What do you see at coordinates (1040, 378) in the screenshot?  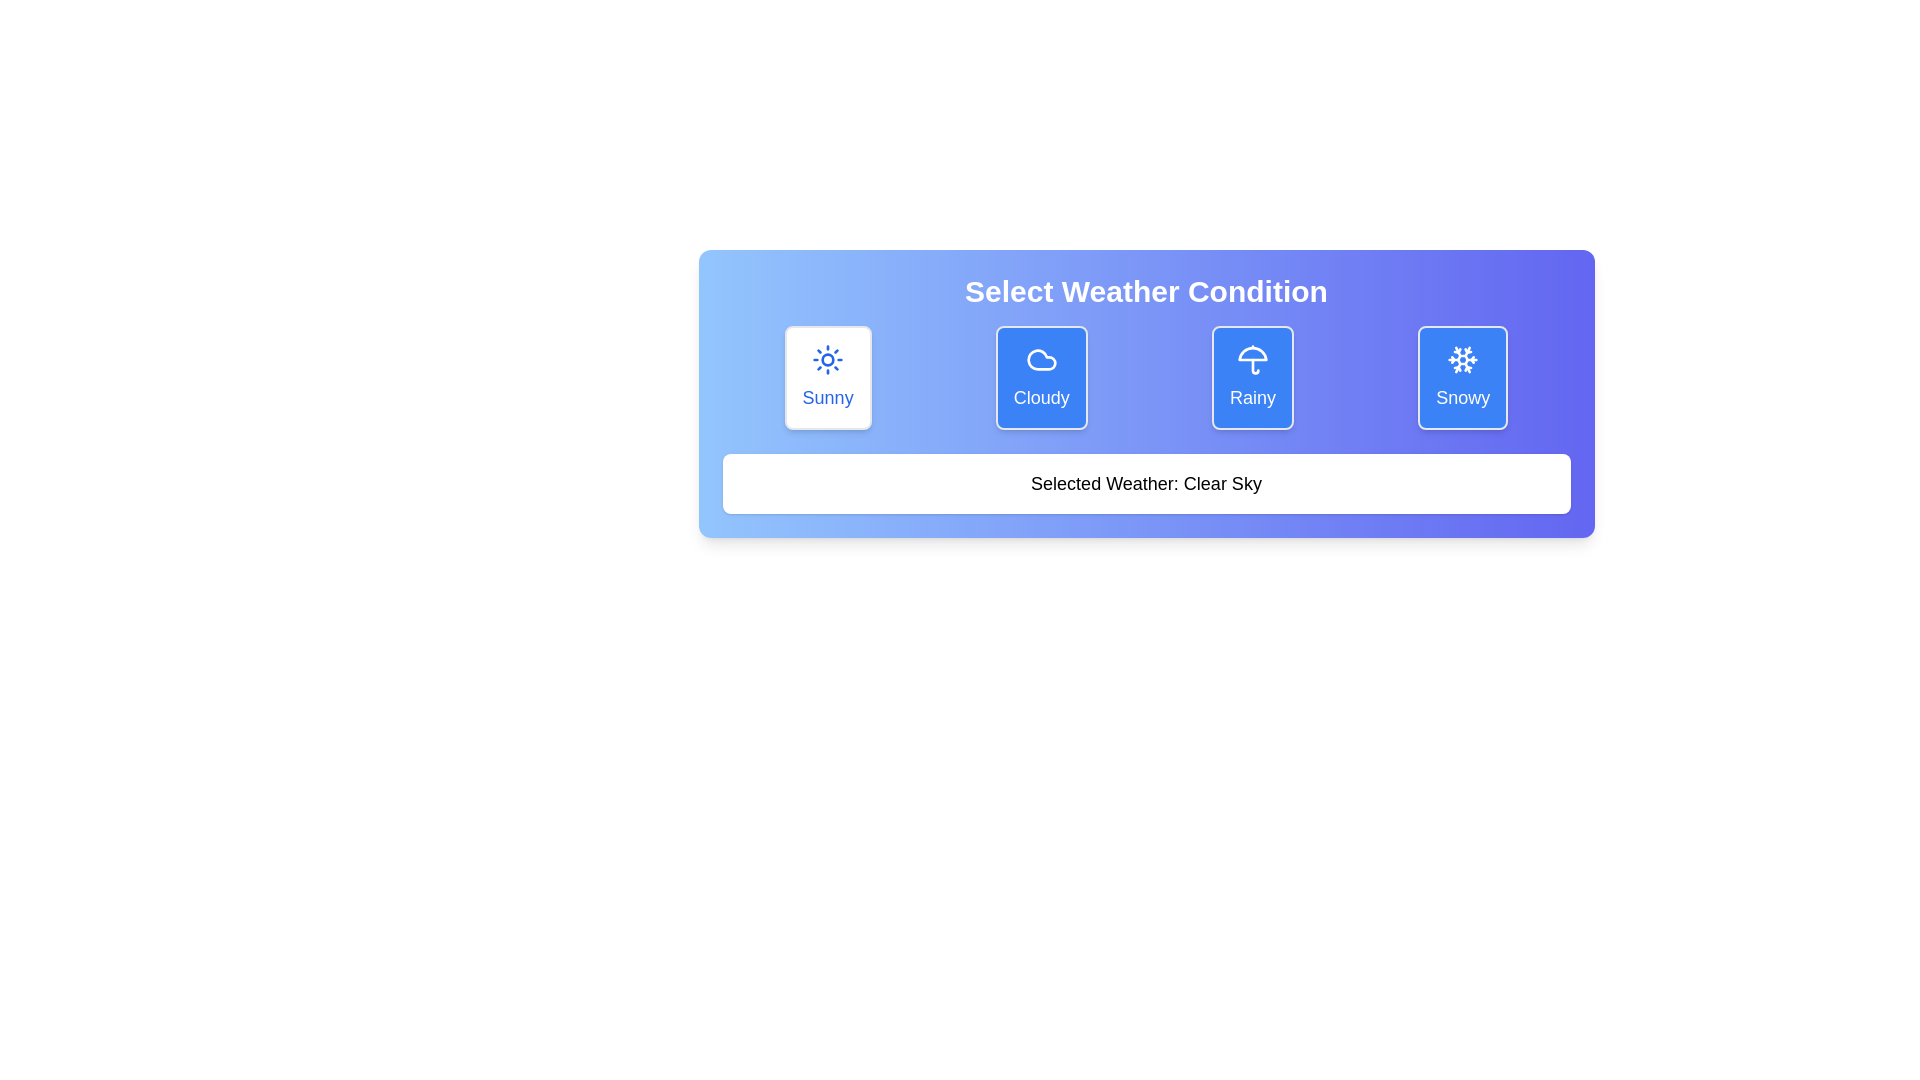 I see `the 'Cloudy' weather condition button, which is the second button in a horizontal row of four buttons located in the center of the interface` at bounding box center [1040, 378].